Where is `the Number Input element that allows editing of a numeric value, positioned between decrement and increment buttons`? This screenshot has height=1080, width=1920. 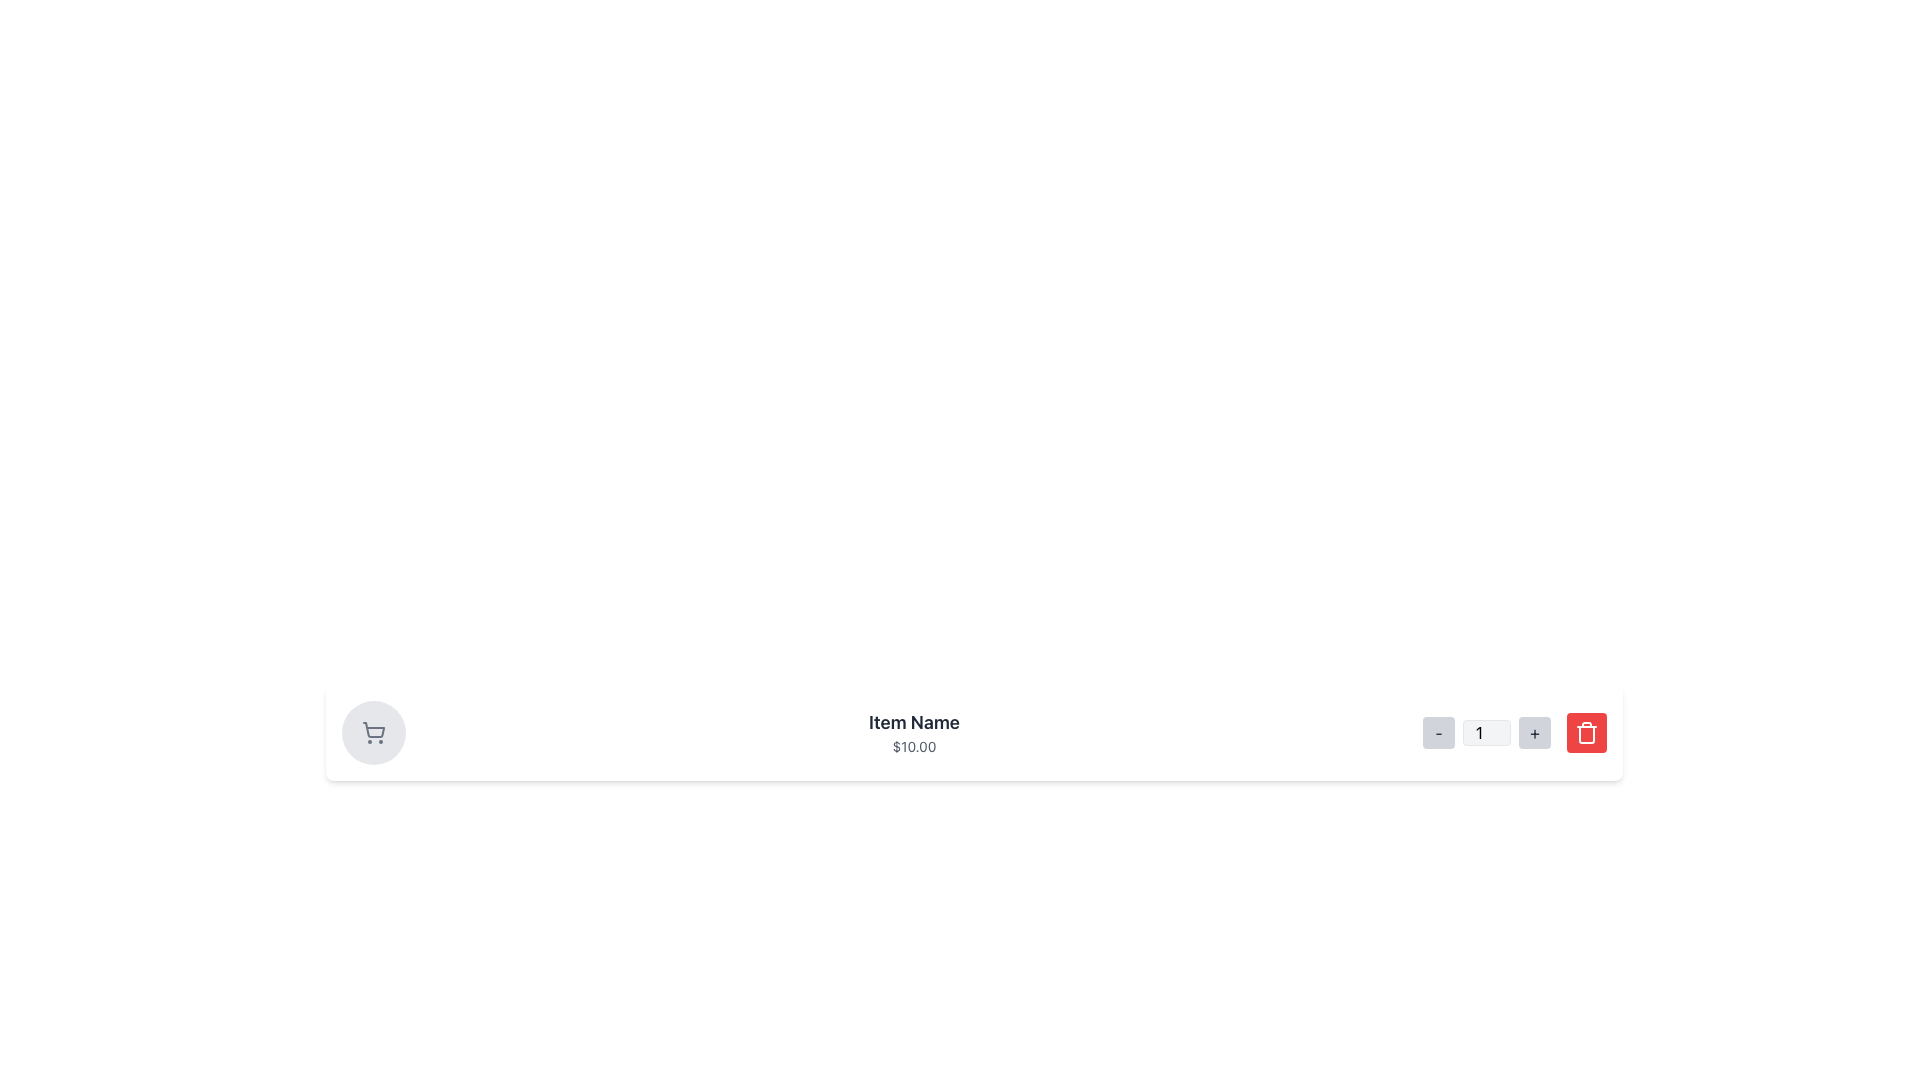
the Number Input element that allows editing of a numeric value, positioned between decrement and increment buttons is located at coordinates (1487, 732).